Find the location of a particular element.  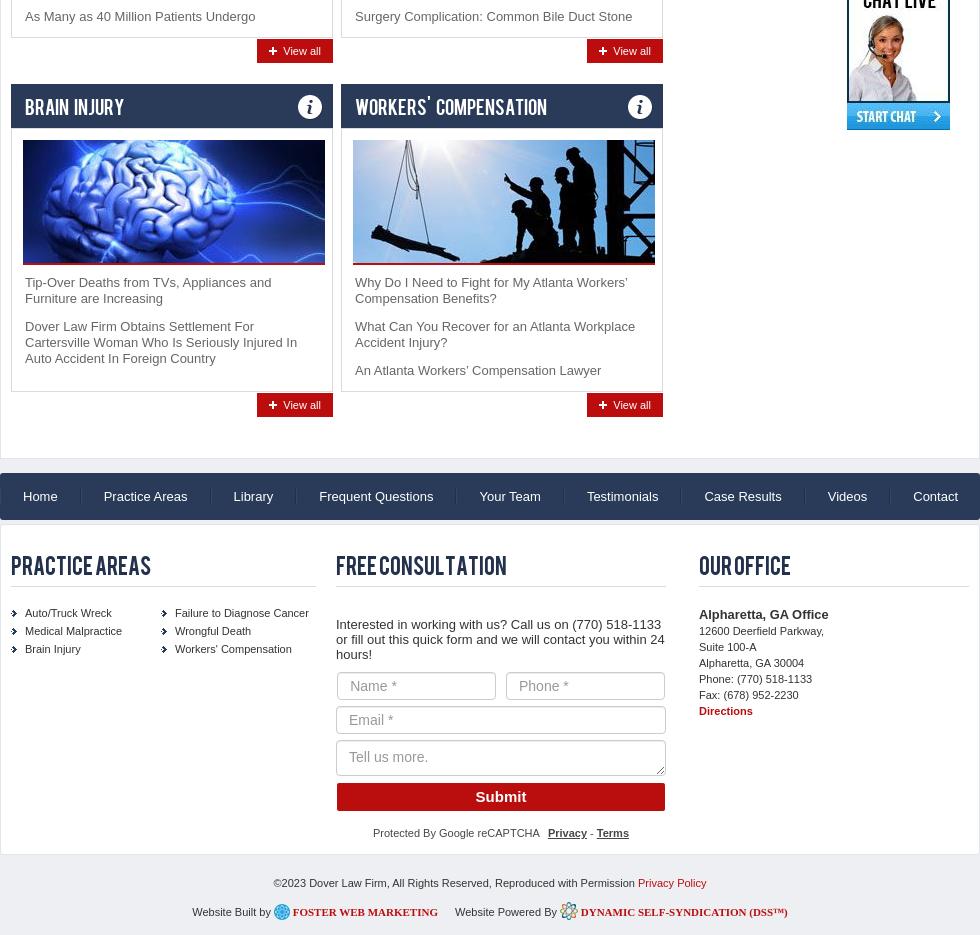

'Terms' is located at coordinates (612, 832).